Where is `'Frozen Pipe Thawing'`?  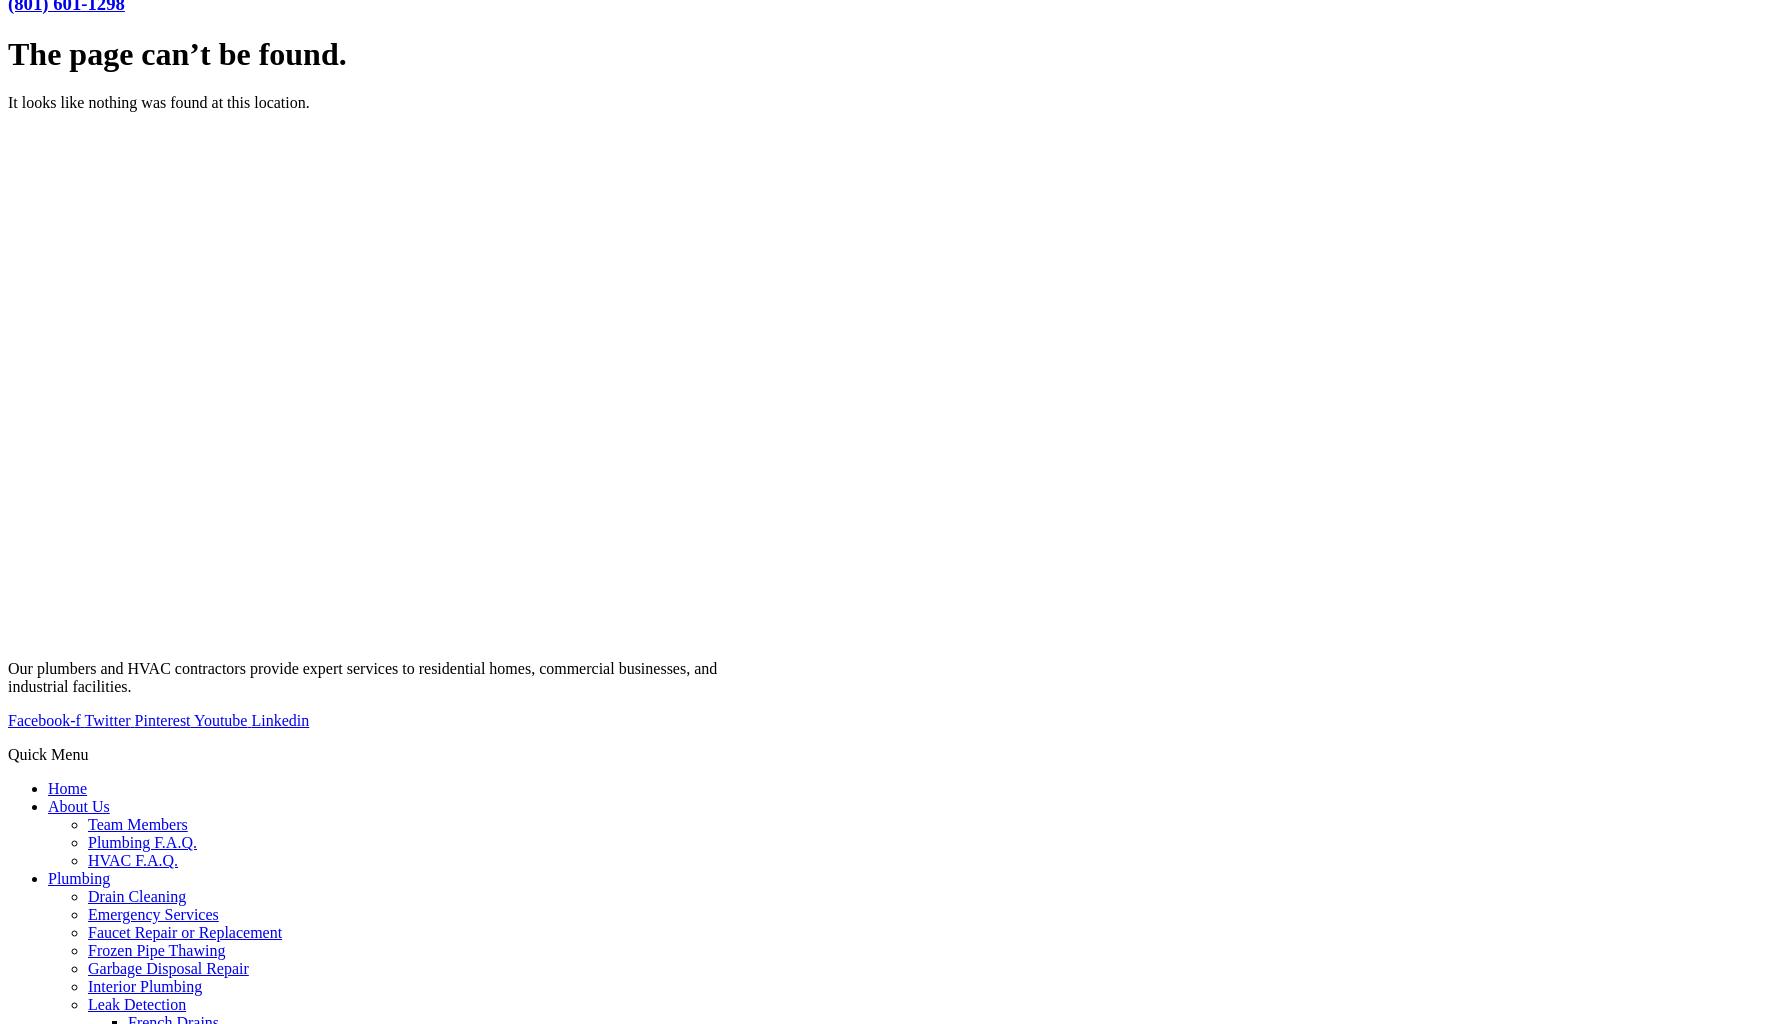 'Frozen Pipe Thawing' is located at coordinates (87, 950).